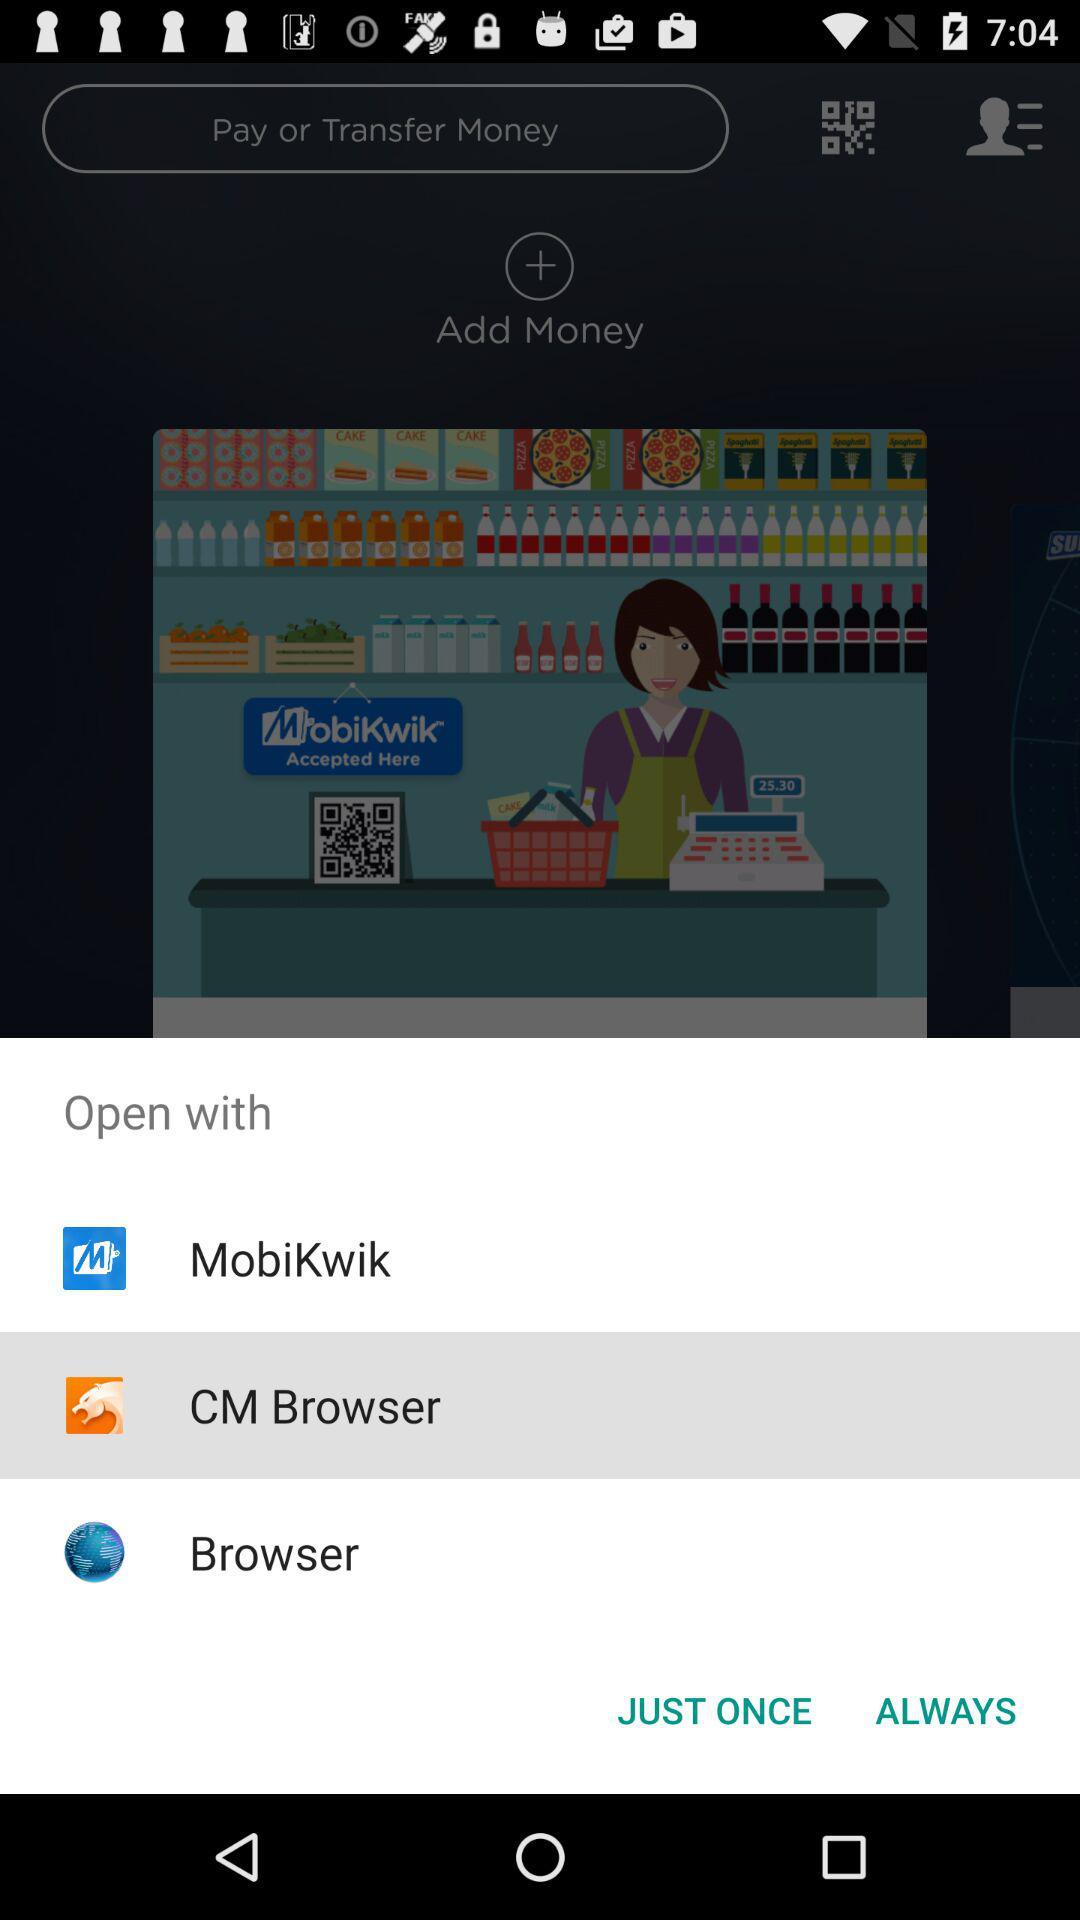  What do you see at coordinates (315, 1404) in the screenshot?
I see `the cm browser icon` at bounding box center [315, 1404].